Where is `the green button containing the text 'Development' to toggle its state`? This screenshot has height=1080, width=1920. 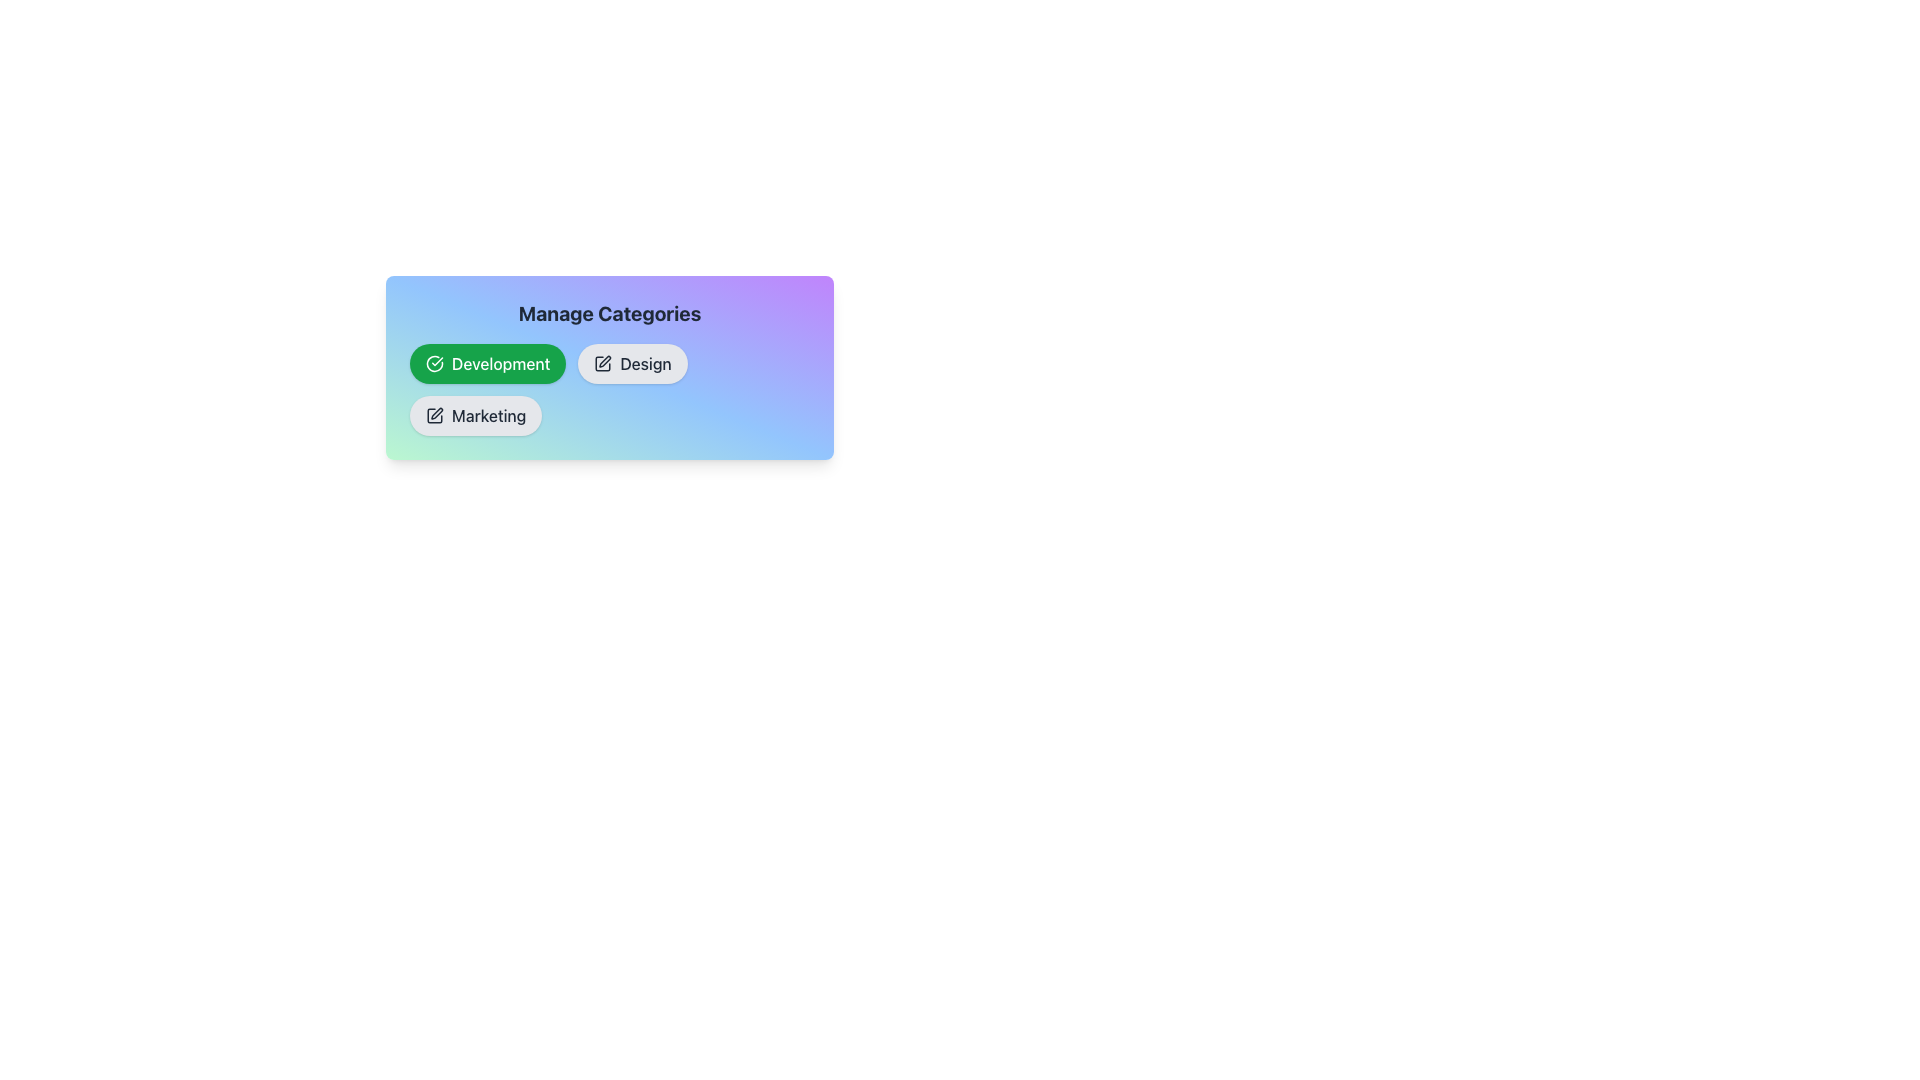
the green button containing the text 'Development' to toggle its state is located at coordinates (500, 363).